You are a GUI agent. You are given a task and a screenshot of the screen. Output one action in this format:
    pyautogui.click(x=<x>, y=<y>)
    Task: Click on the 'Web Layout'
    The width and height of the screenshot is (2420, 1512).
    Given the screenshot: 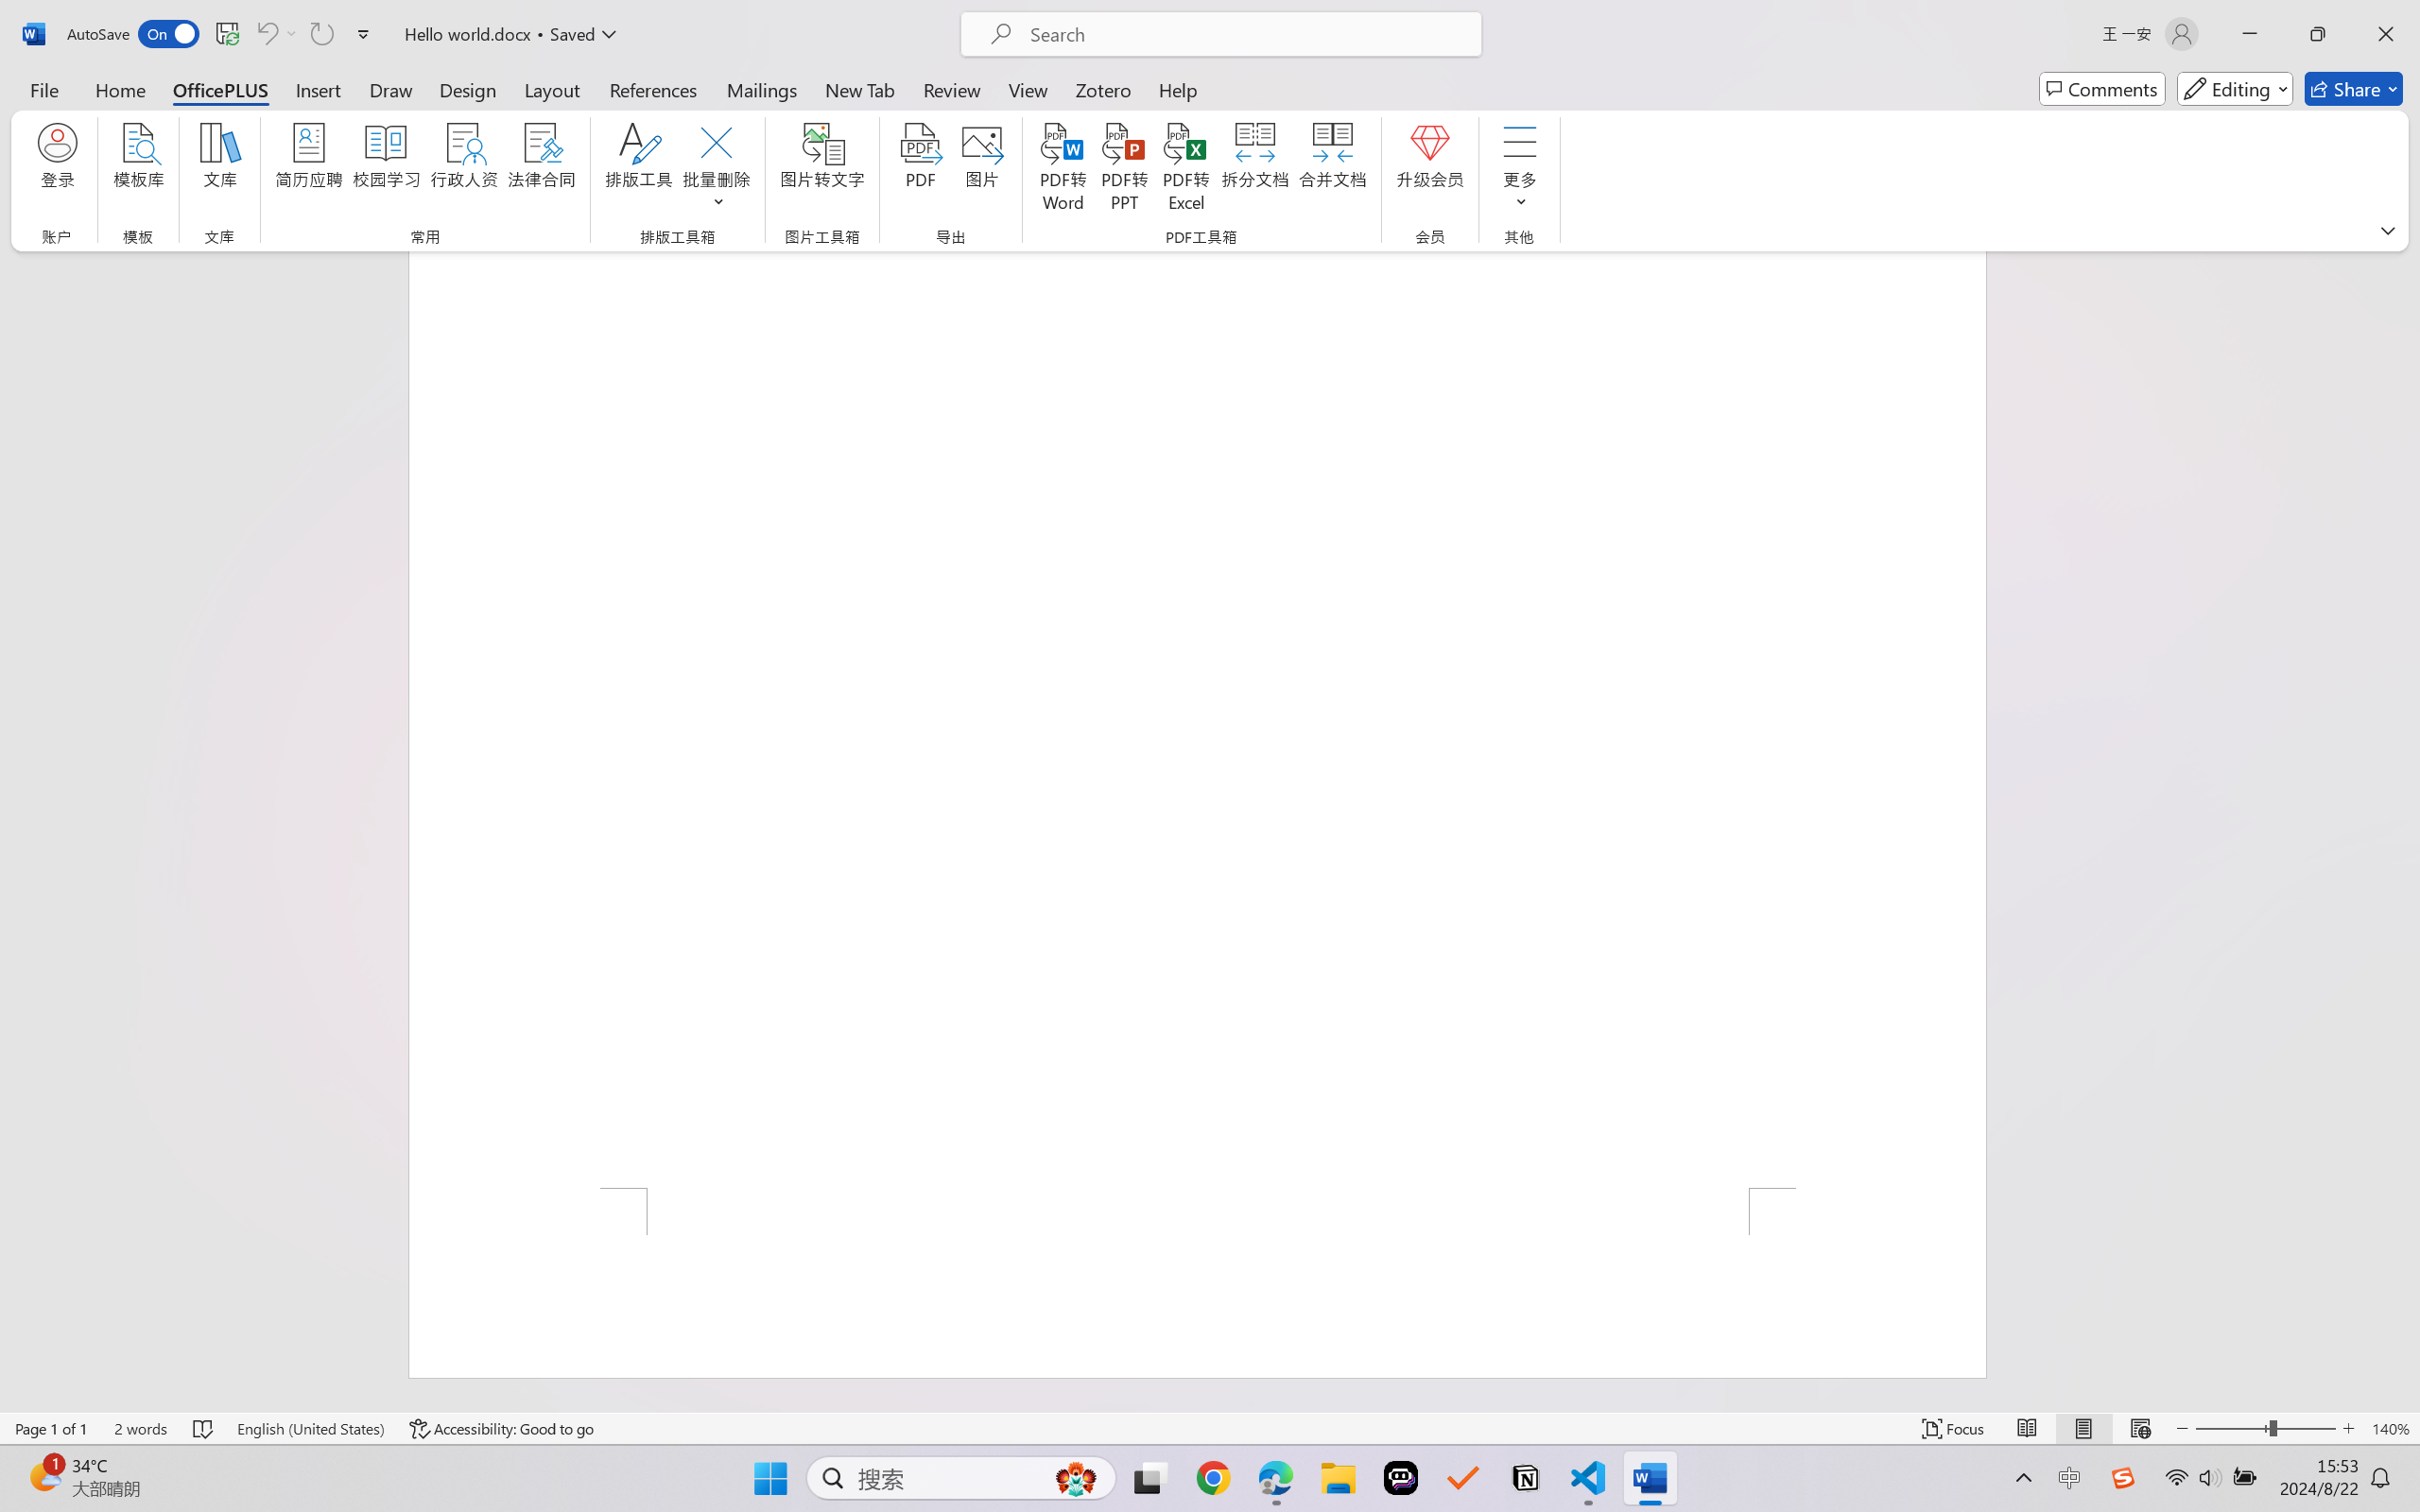 What is the action you would take?
    pyautogui.click(x=2139, y=1428)
    